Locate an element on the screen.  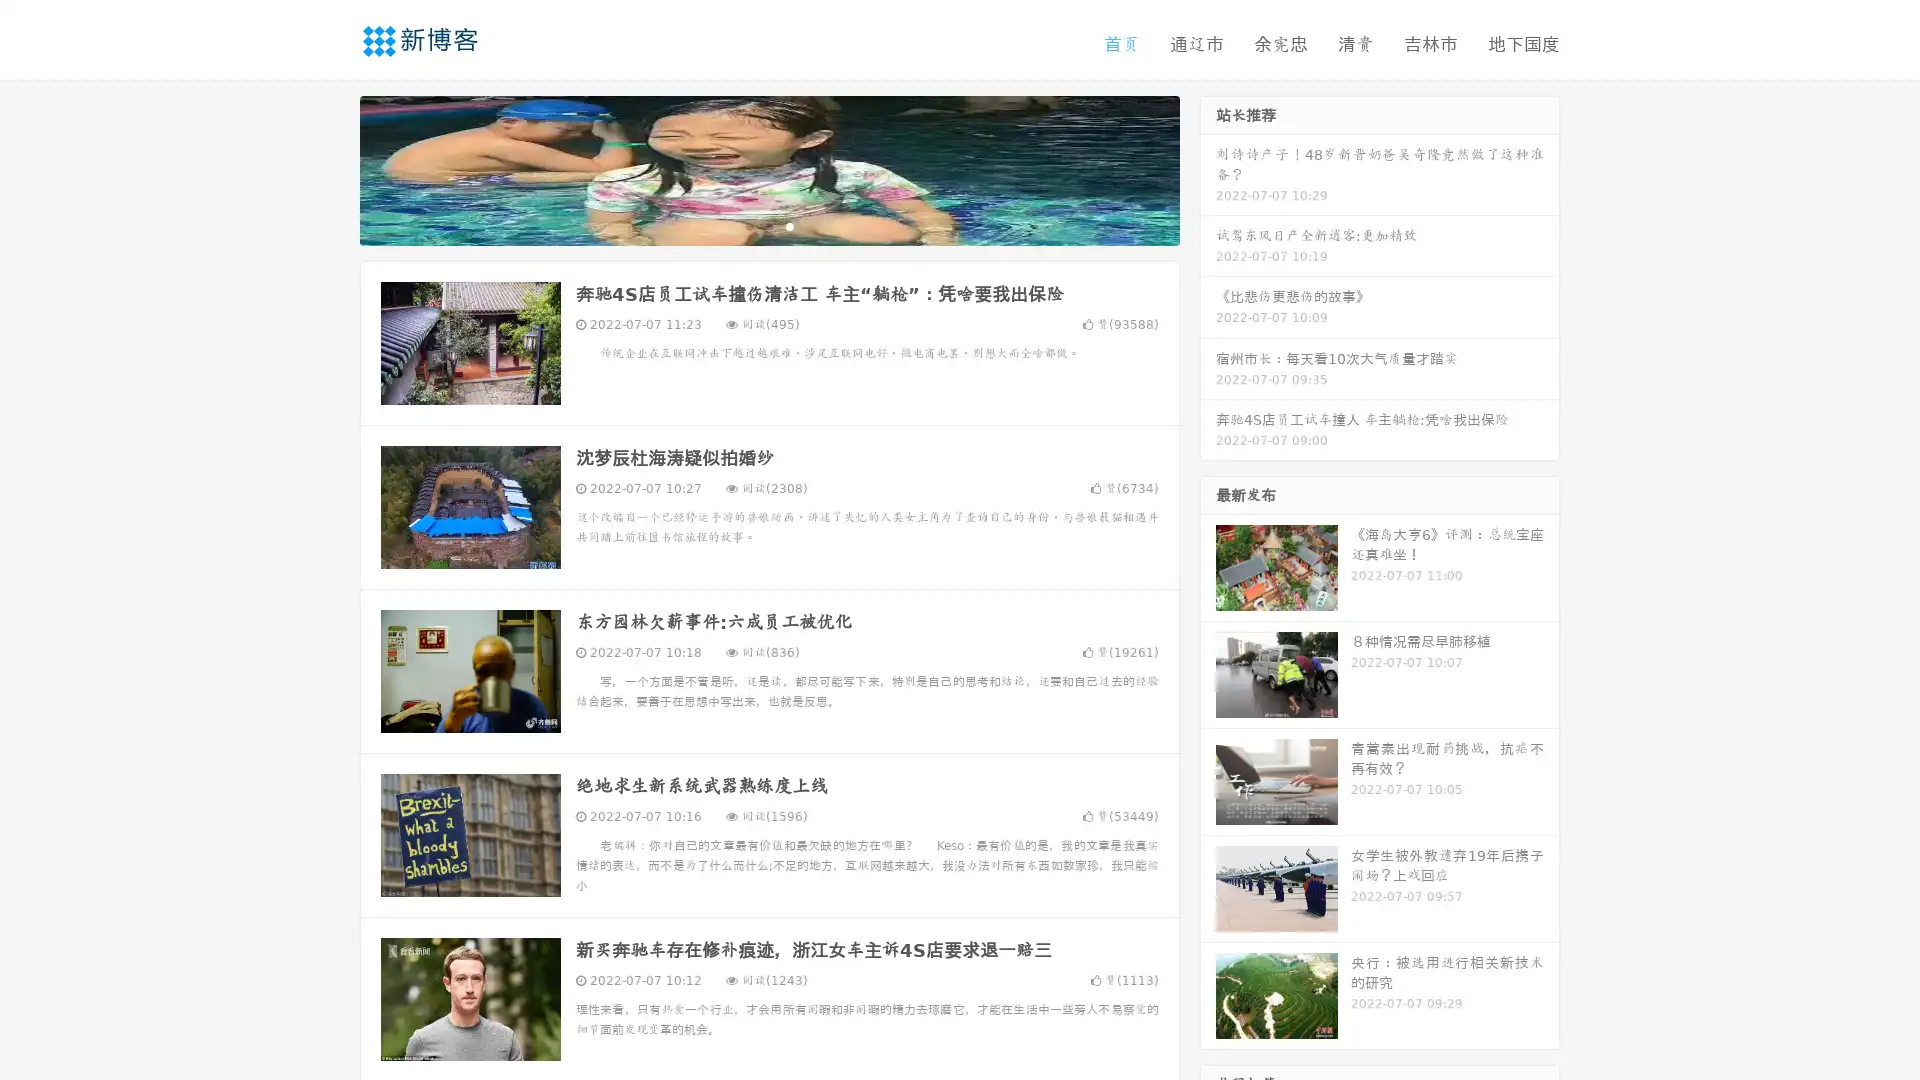
Go to slide 2 is located at coordinates (768, 225).